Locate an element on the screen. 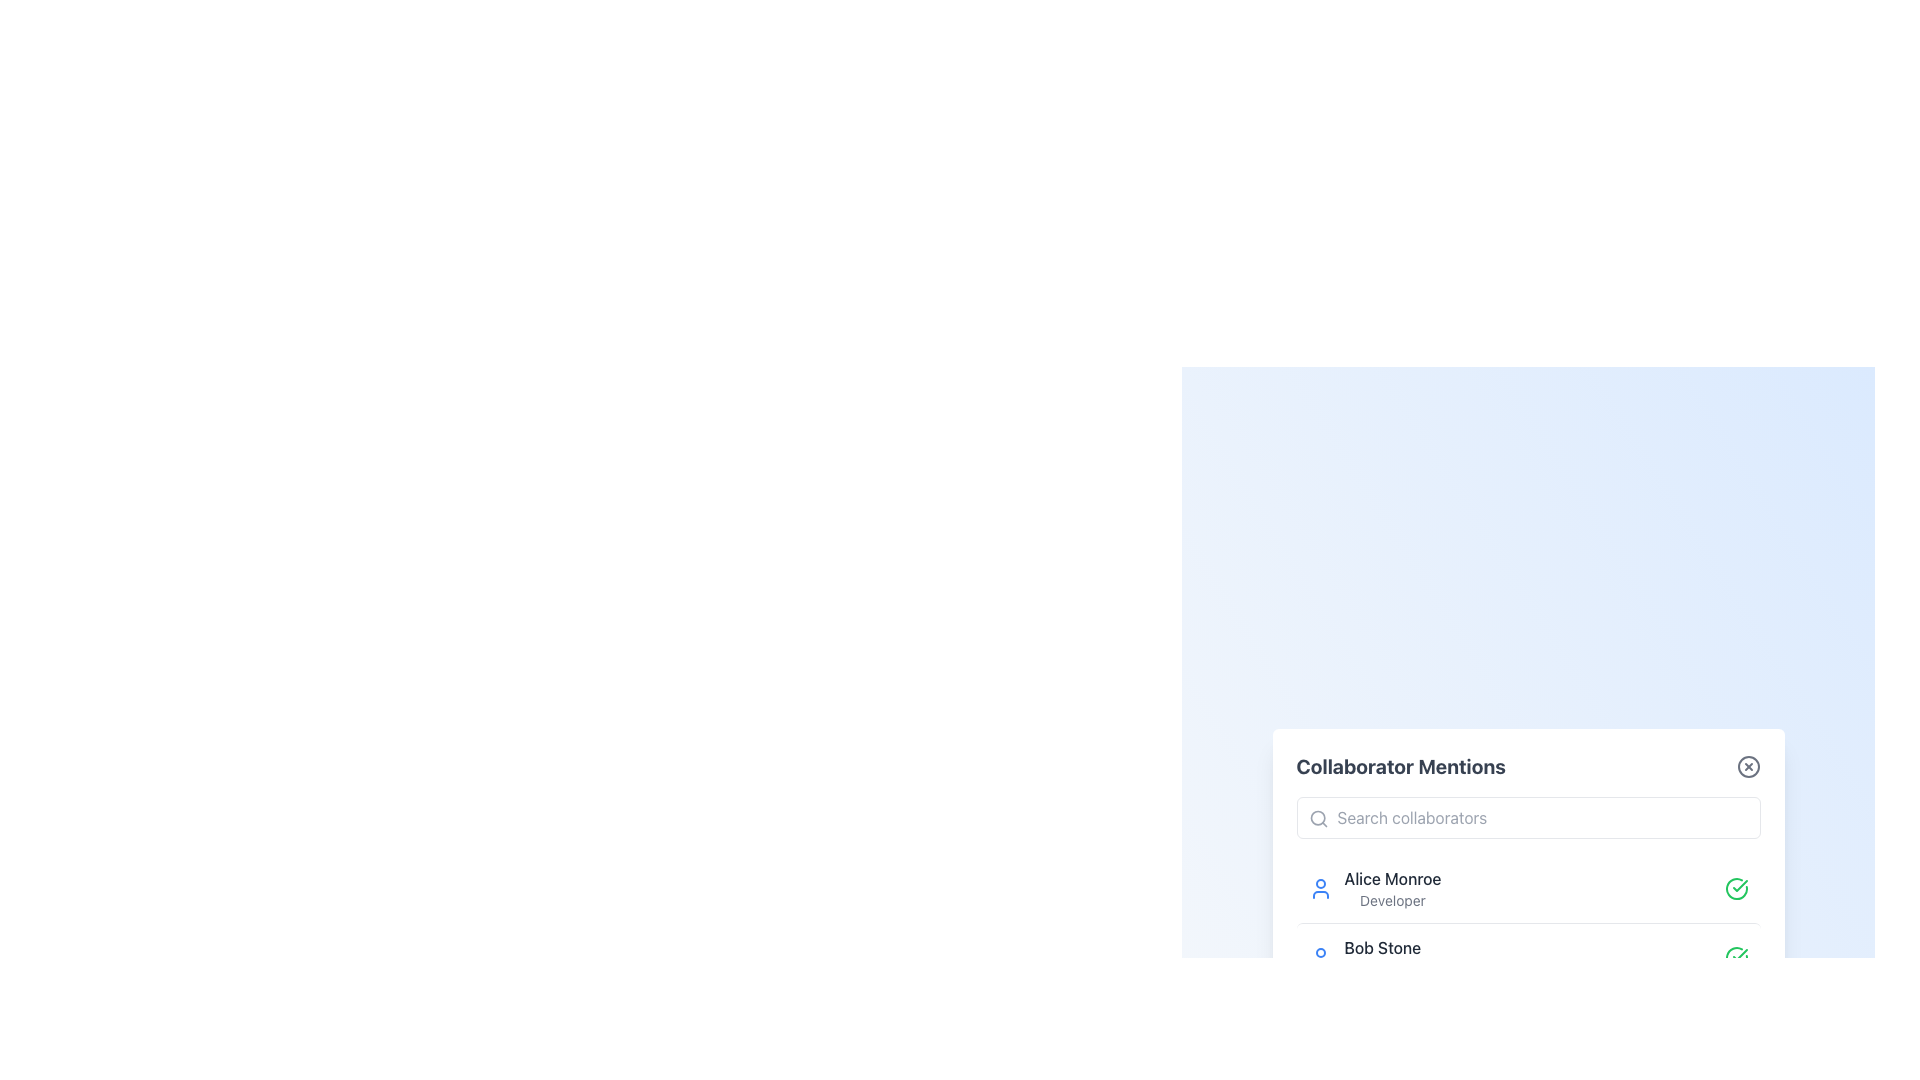 The height and width of the screenshot is (1080, 1920). the circular 'X' button located in the upper-right corner of the 'Collaborator Mentions' panel is located at coordinates (1747, 766).